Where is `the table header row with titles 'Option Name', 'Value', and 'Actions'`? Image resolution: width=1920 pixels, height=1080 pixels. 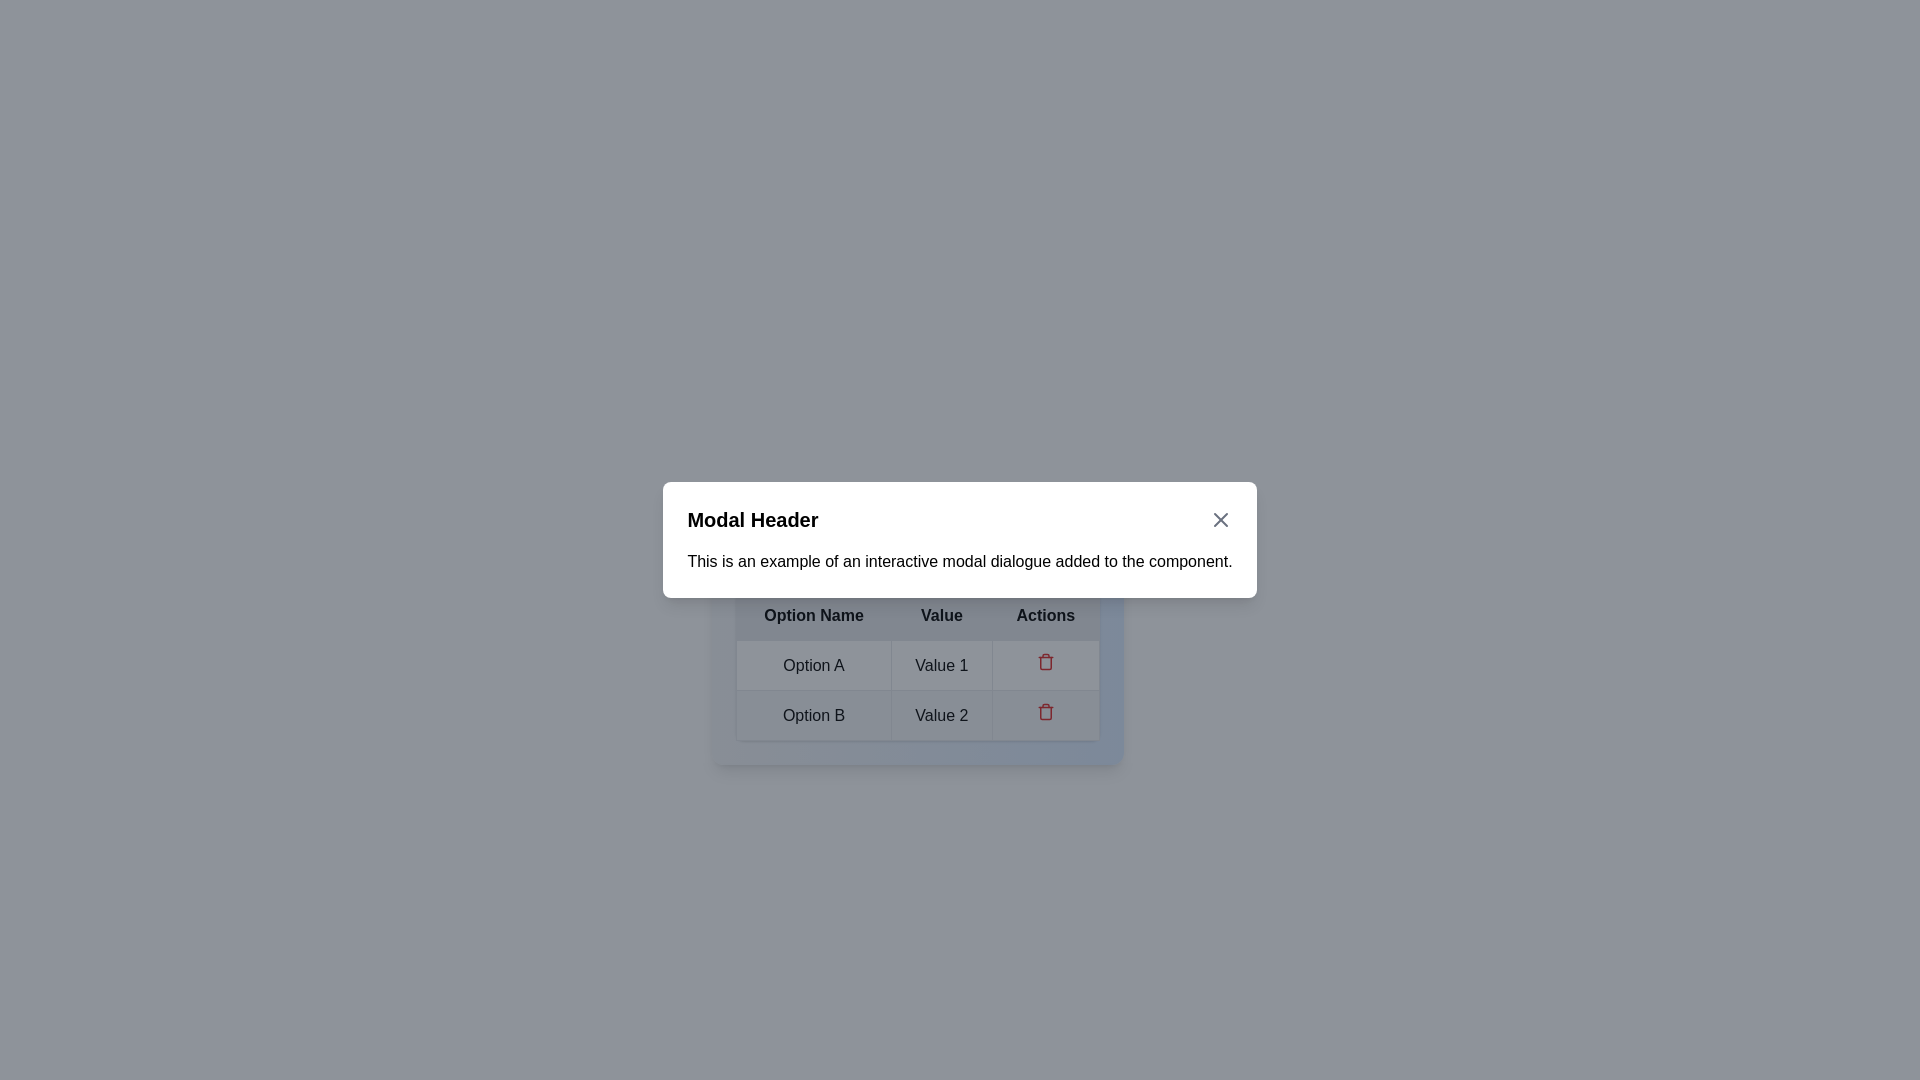 the table header row with titles 'Option Name', 'Value', and 'Actions' is located at coordinates (916, 615).